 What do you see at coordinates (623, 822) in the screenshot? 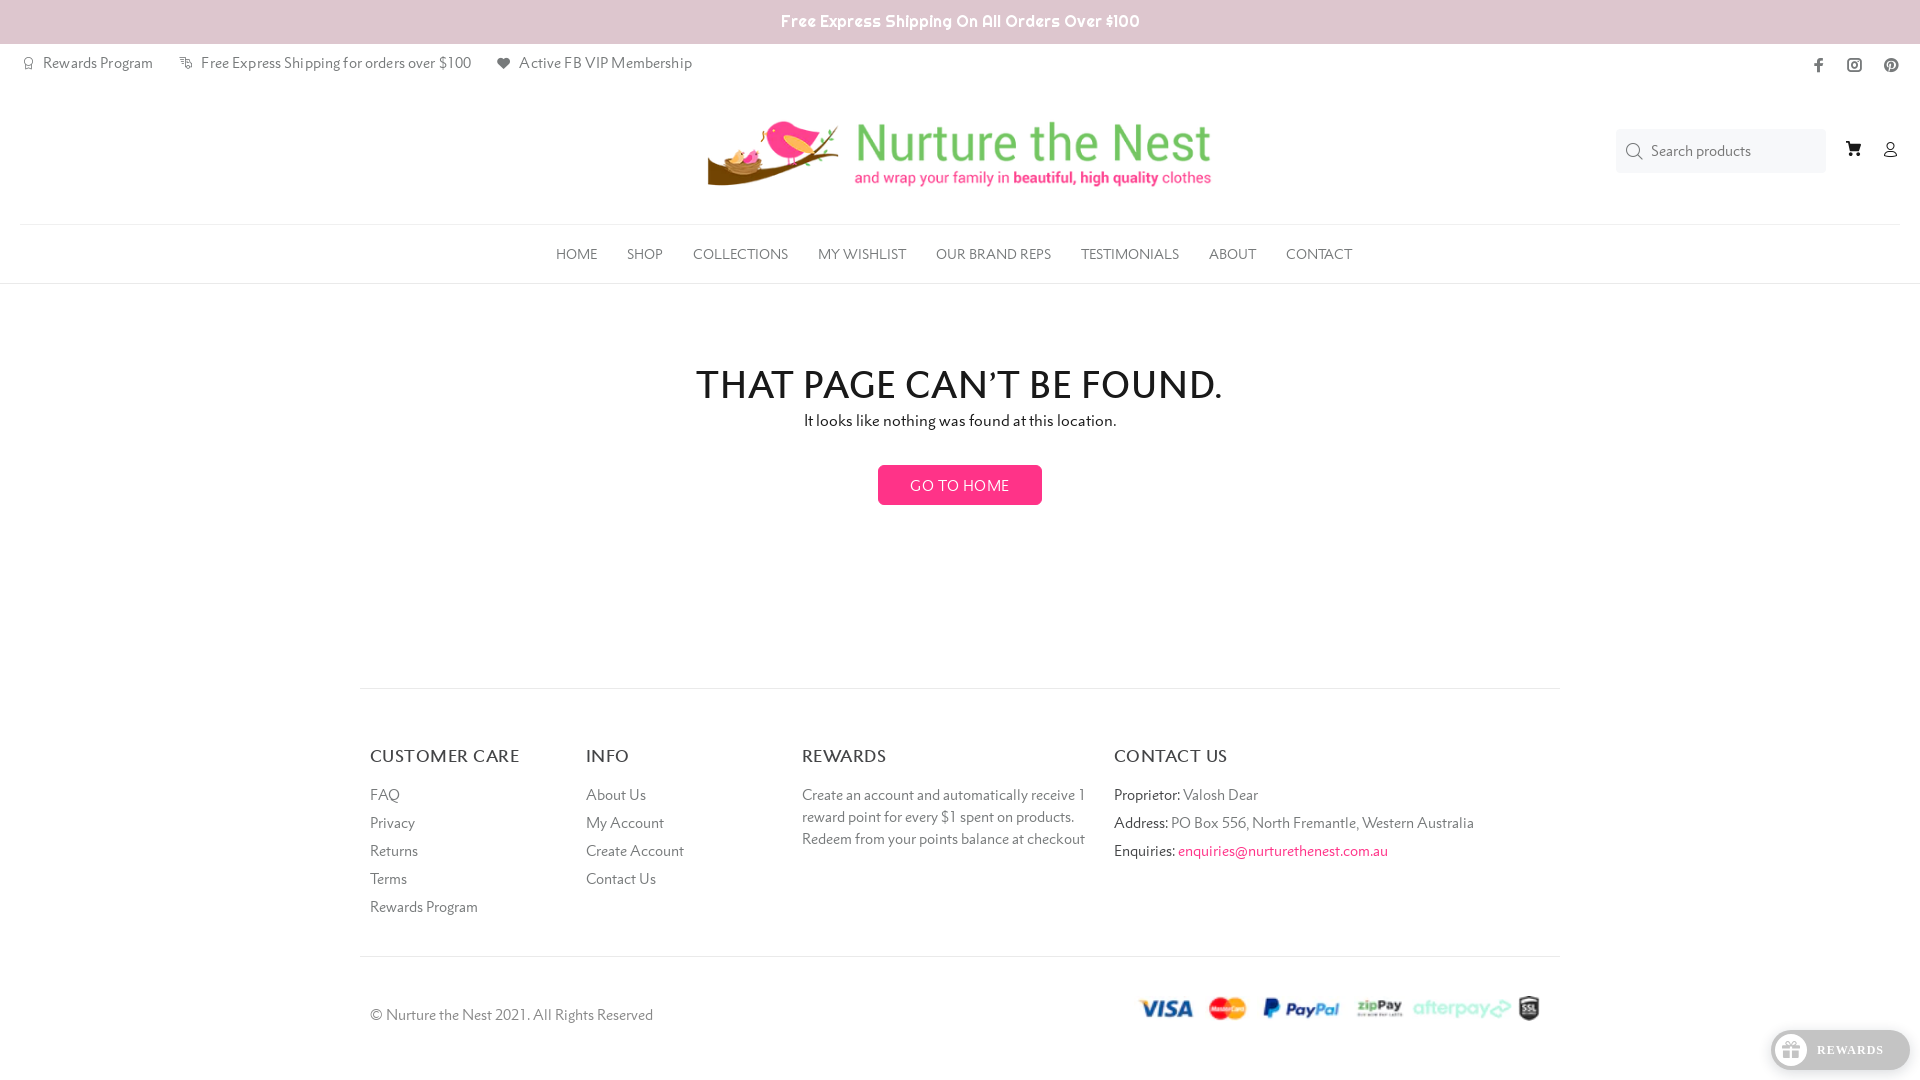
I see `'My Account'` at bounding box center [623, 822].